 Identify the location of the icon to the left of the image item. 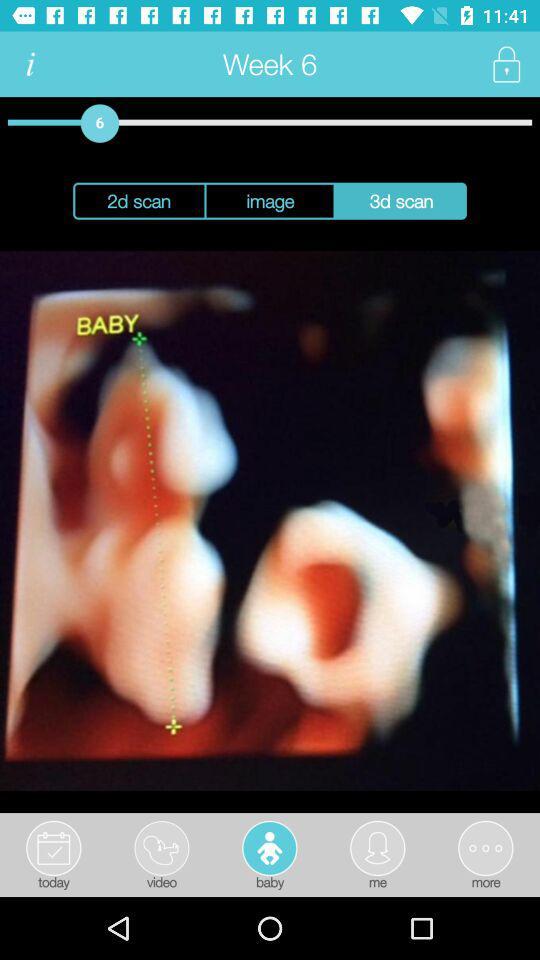
(137, 201).